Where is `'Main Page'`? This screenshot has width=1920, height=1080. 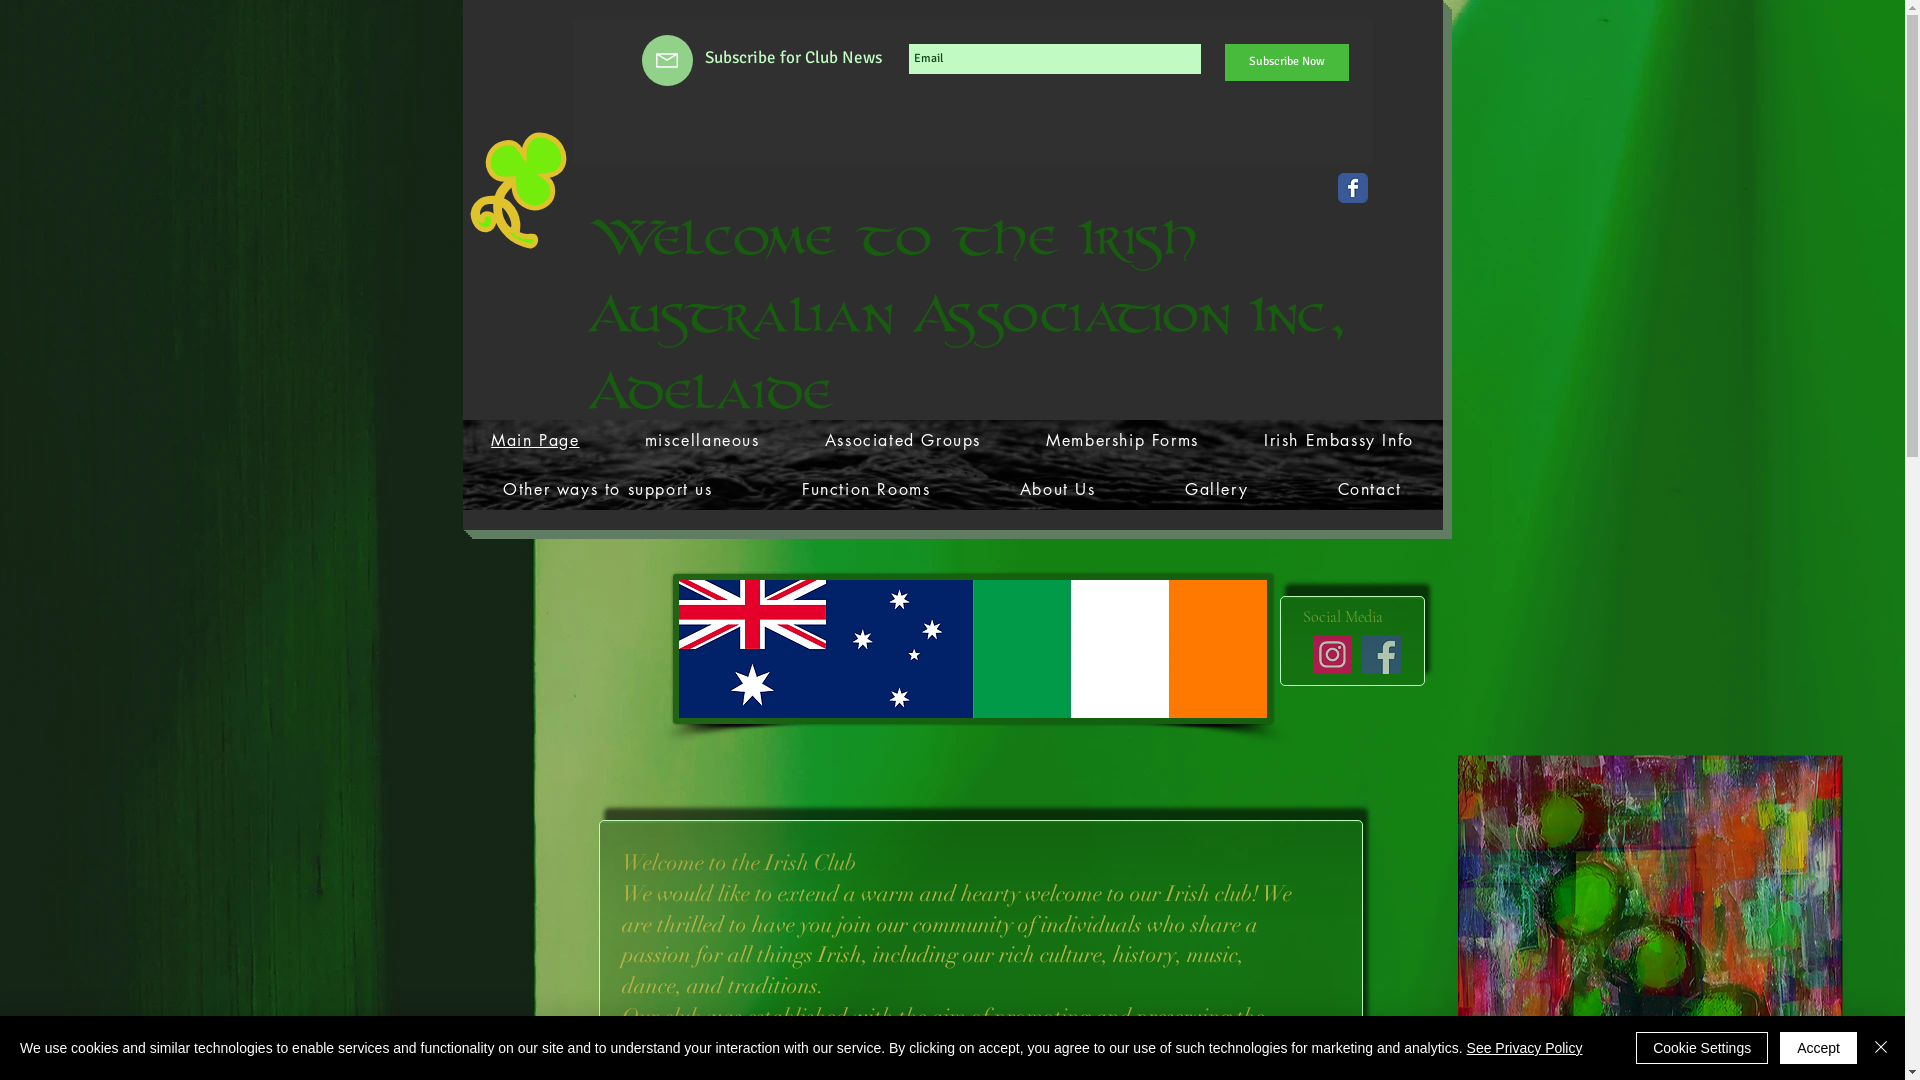 'Main Page' is located at coordinates (534, 439).